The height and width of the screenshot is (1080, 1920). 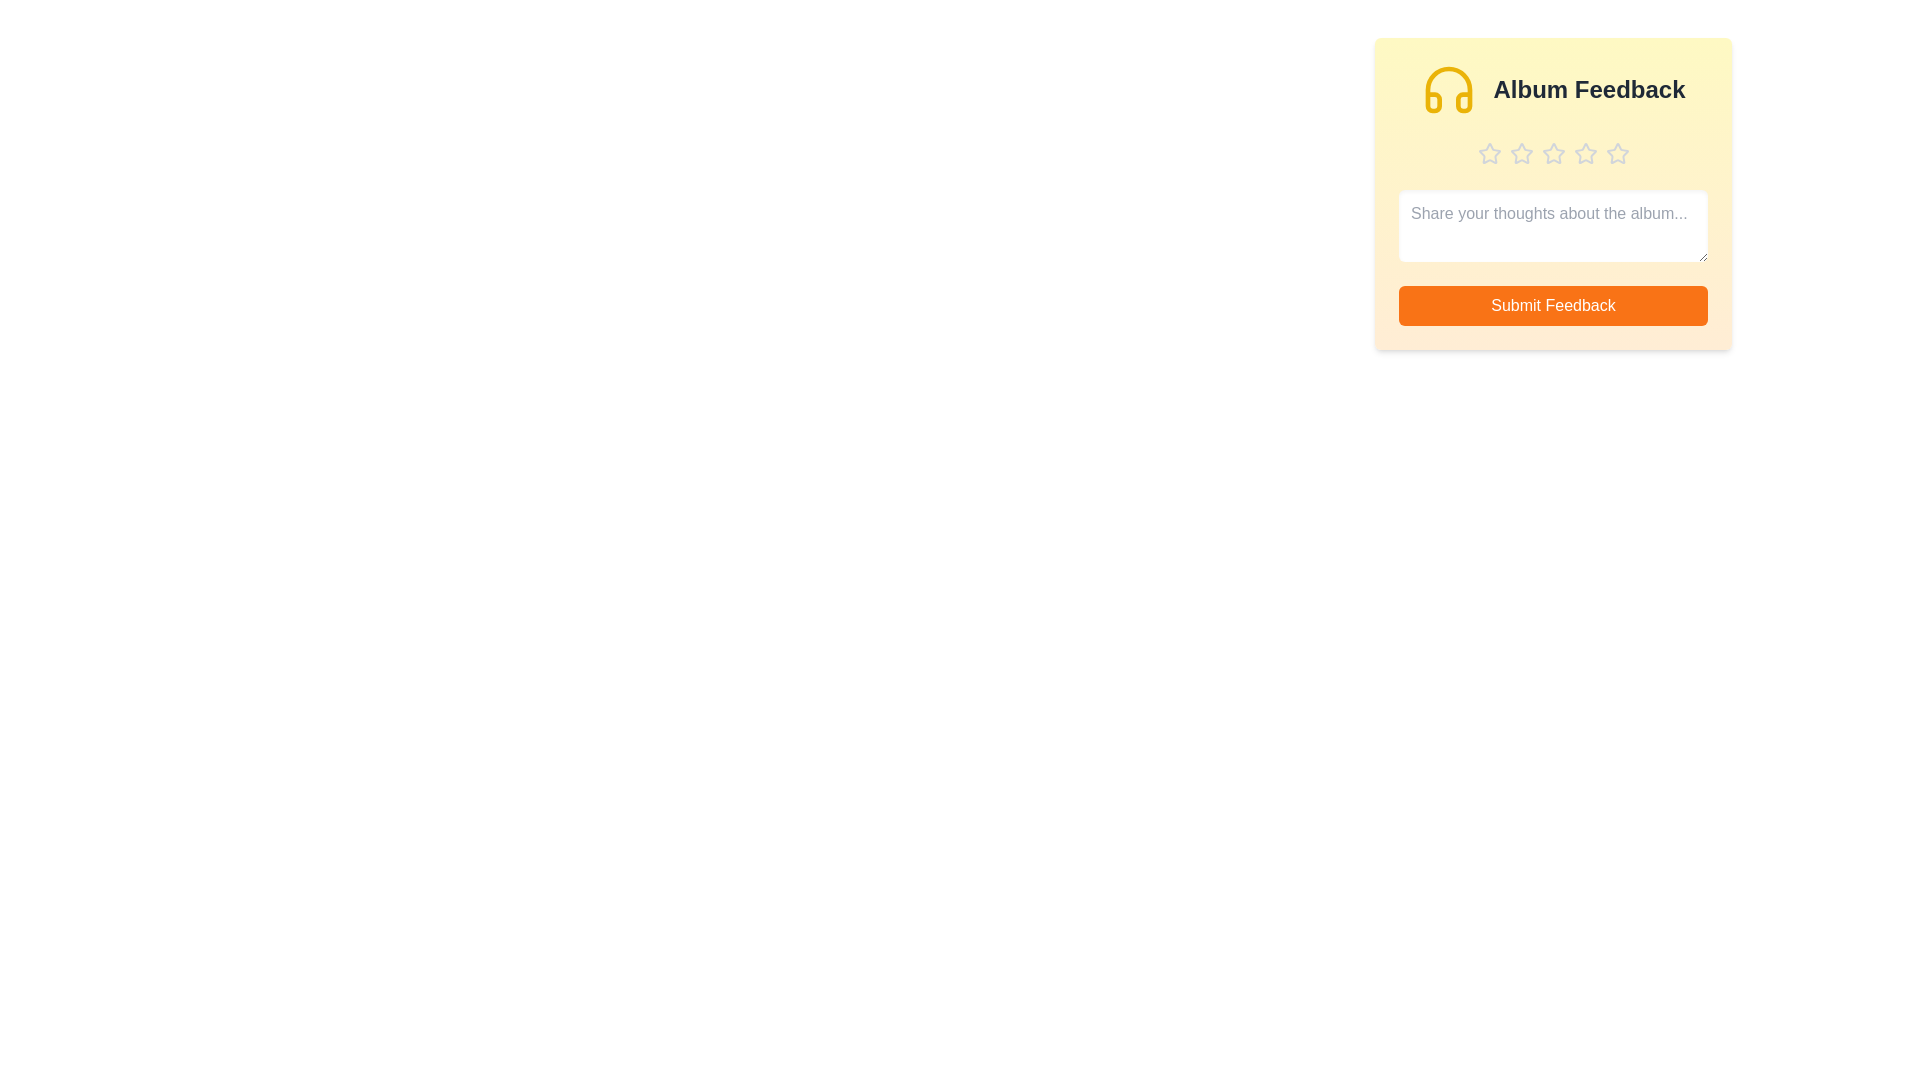 What do you see at coordinates (1617, 153) in the screenshot?
I see `the star corresponding to 5 stars to preview the rating` at bounding box center [1617, 153].